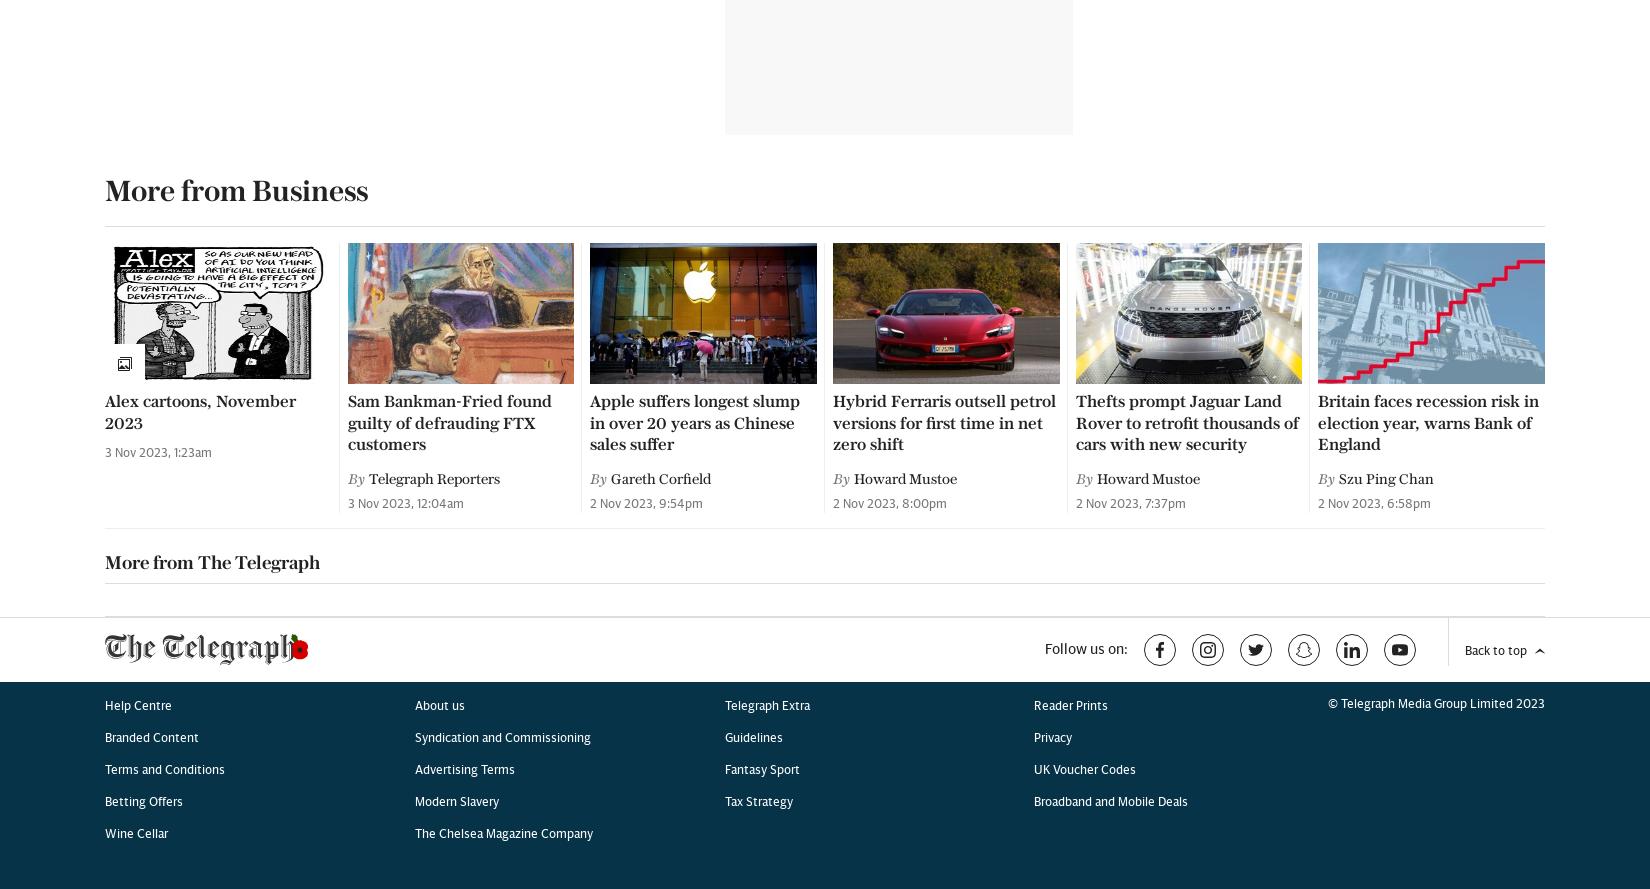 This screenshot has width=1650, height=889. I want to click on 'Branded Content', so click(151, 119).